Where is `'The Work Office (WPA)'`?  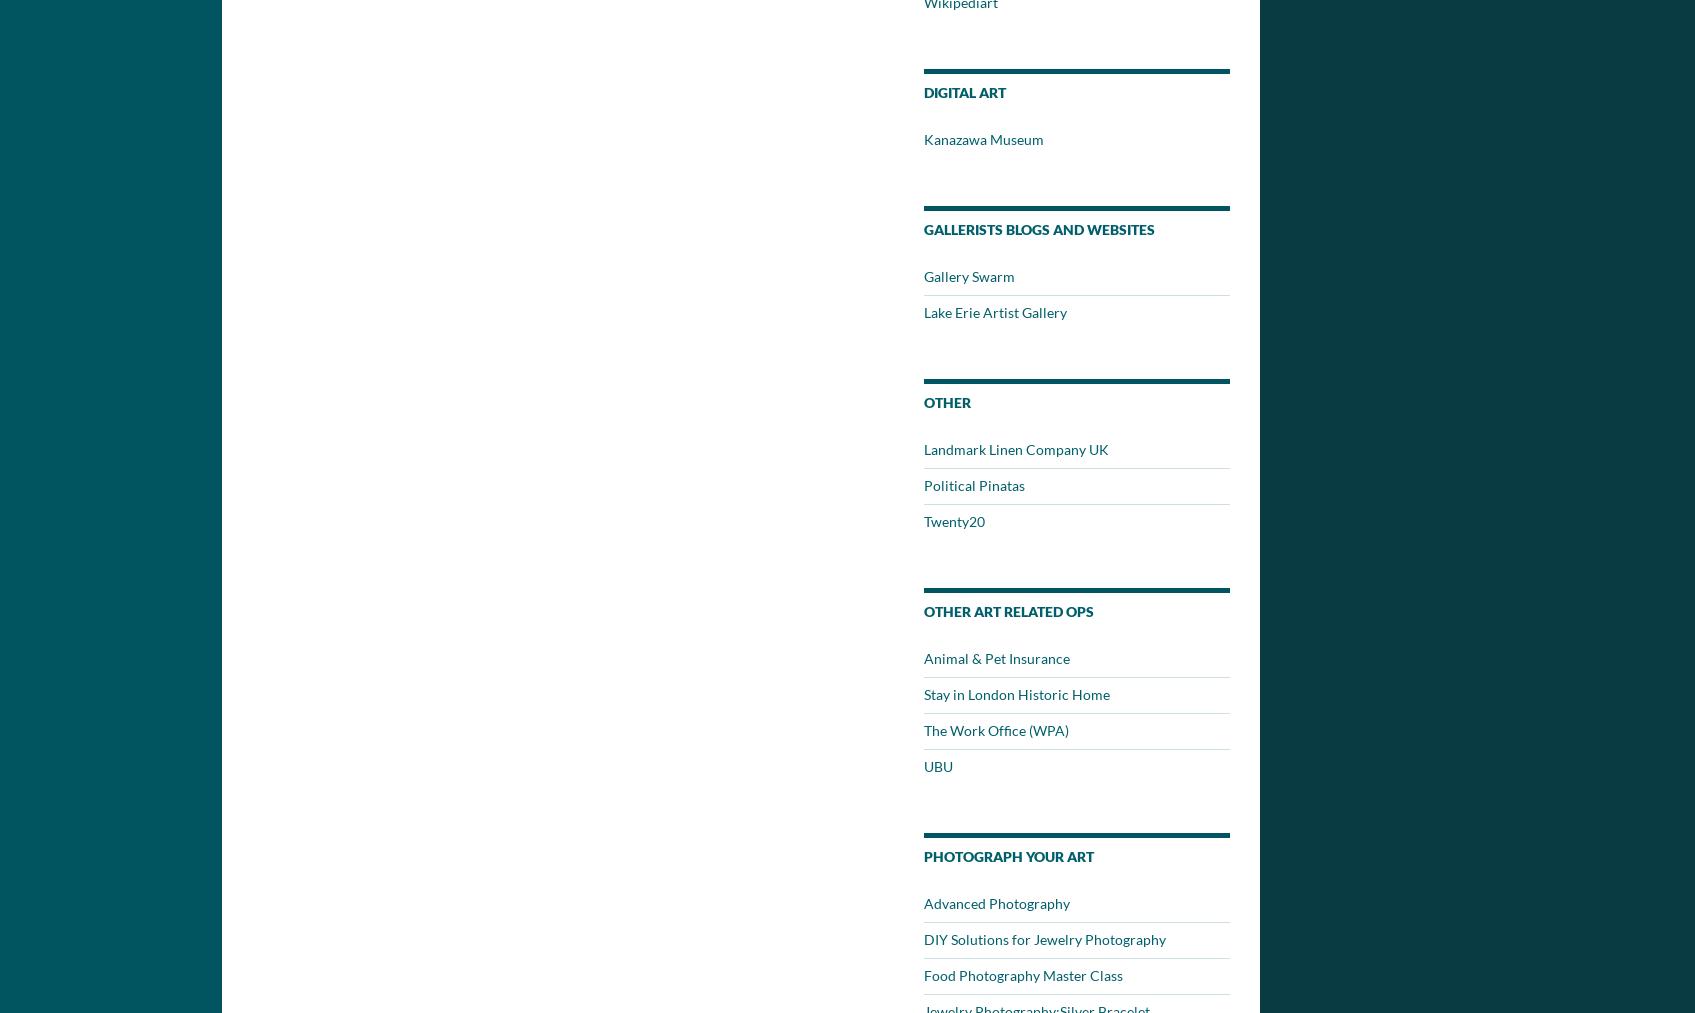
'The Work Office (WPA)' is located at coordinates (995, 730).